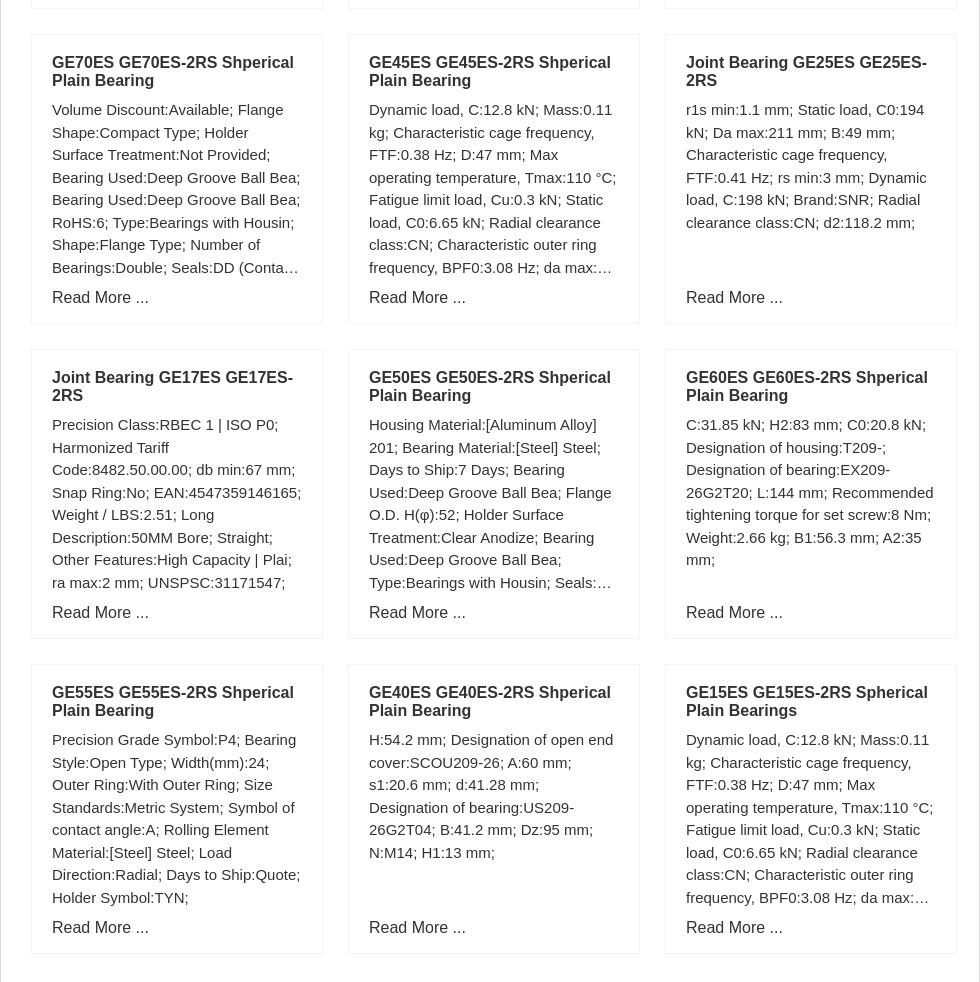 This screenshot has width=980, height=982. I want to click on 'GE55ES GE55ES-2RS Shperical Plain Bearing', so click(172, 700).